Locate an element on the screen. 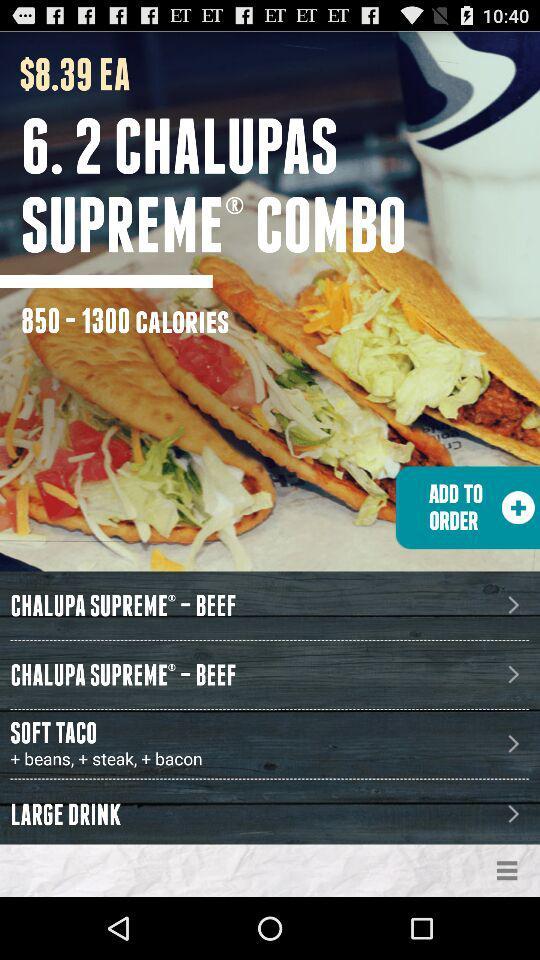 The image size is (540, 960). the 850 - 1300 calories is located at coordinates (125, 320).